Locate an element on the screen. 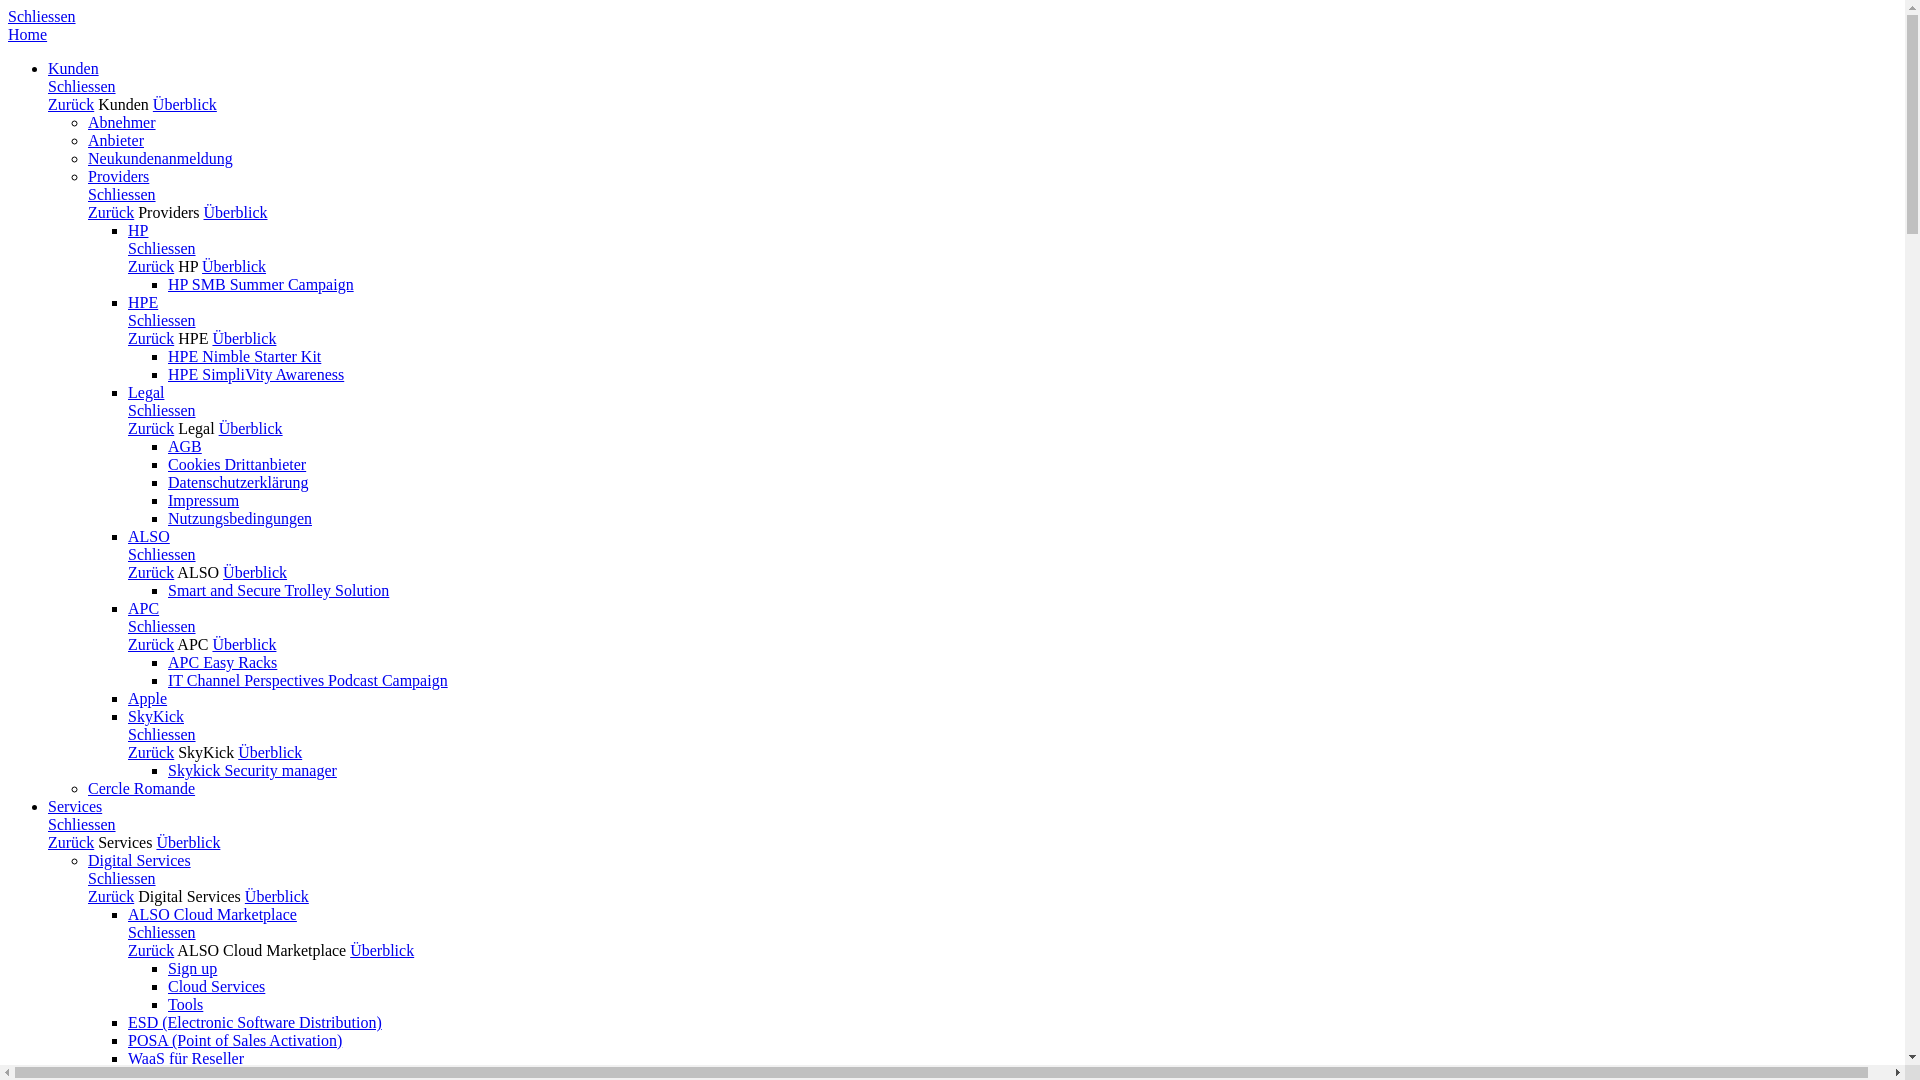 This screenshot has height=1080, width=1920. 'HP' is located at coordinates (187, 265).